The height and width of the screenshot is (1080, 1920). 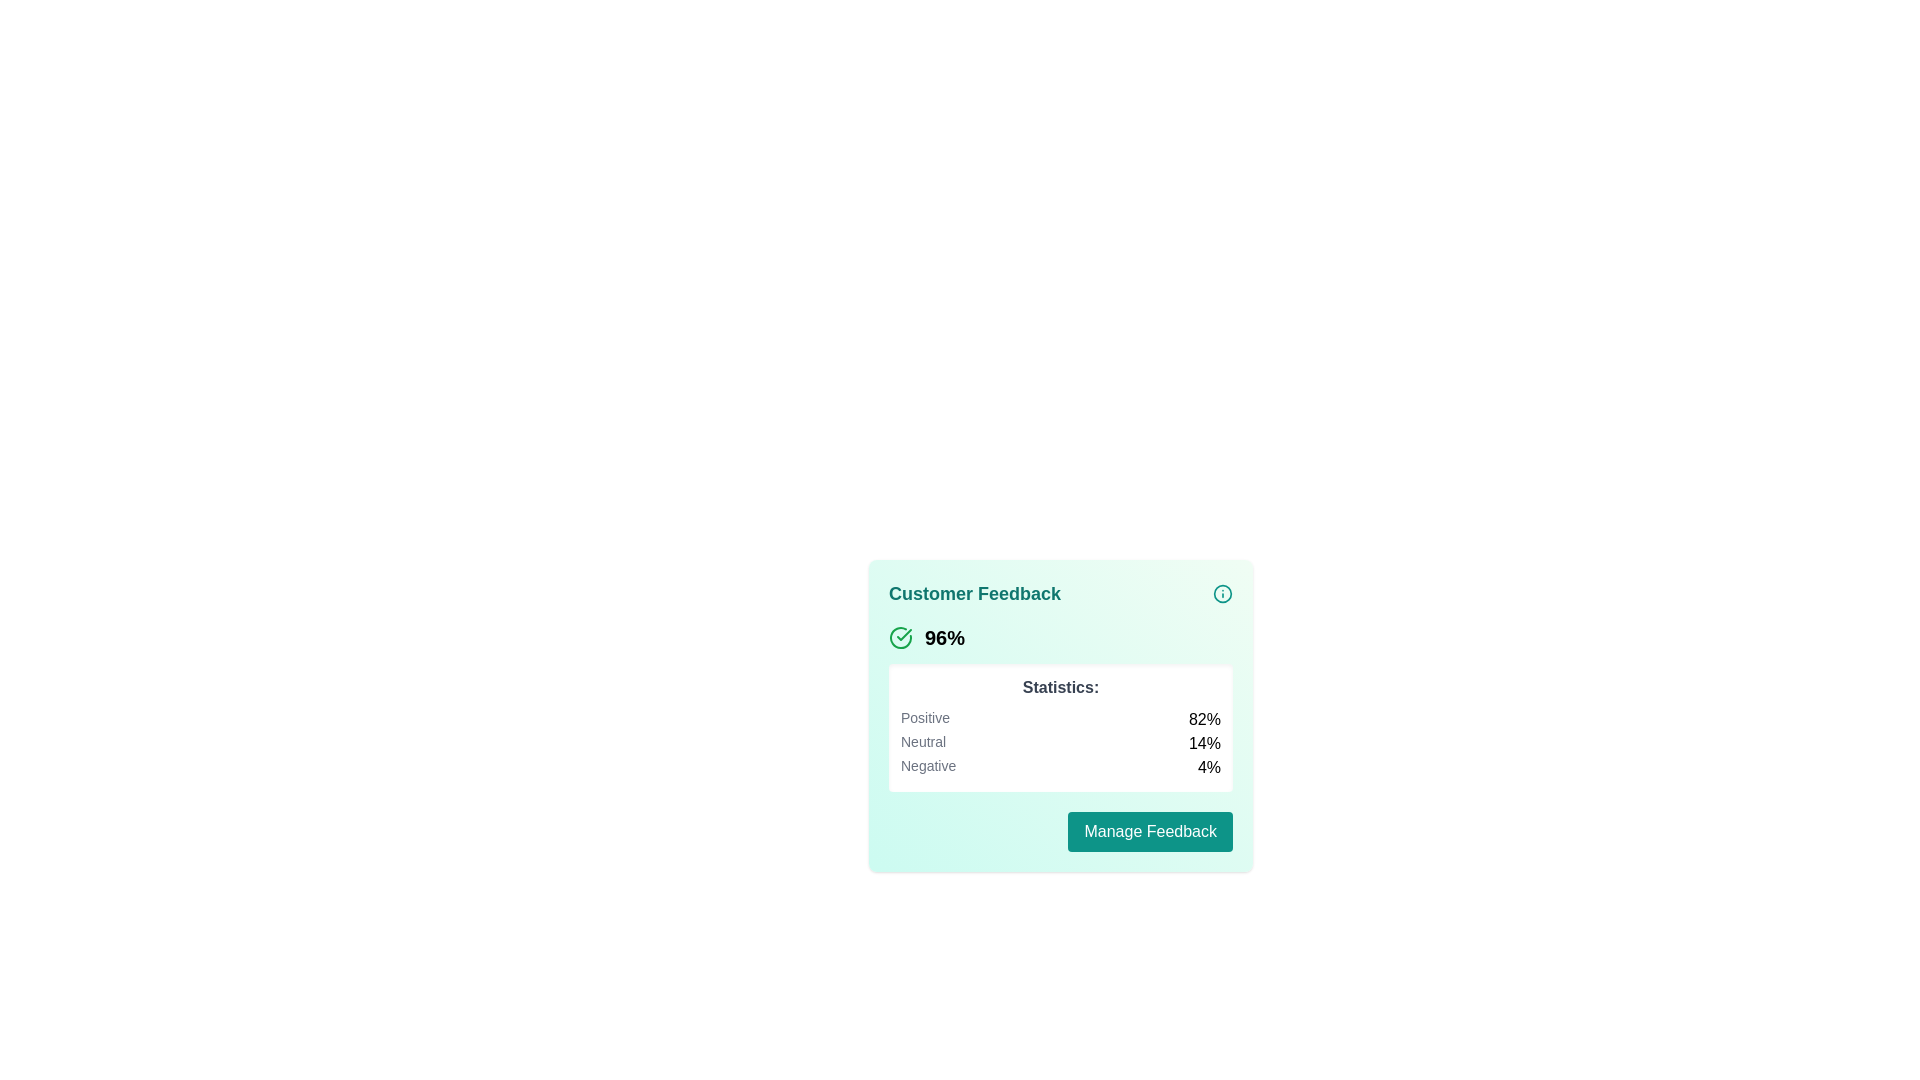 I want to click on the circular checkmark icon with a green checkmark, which is located to the left of the bold '96%' text in the card interface, so click(x=900, y=637).